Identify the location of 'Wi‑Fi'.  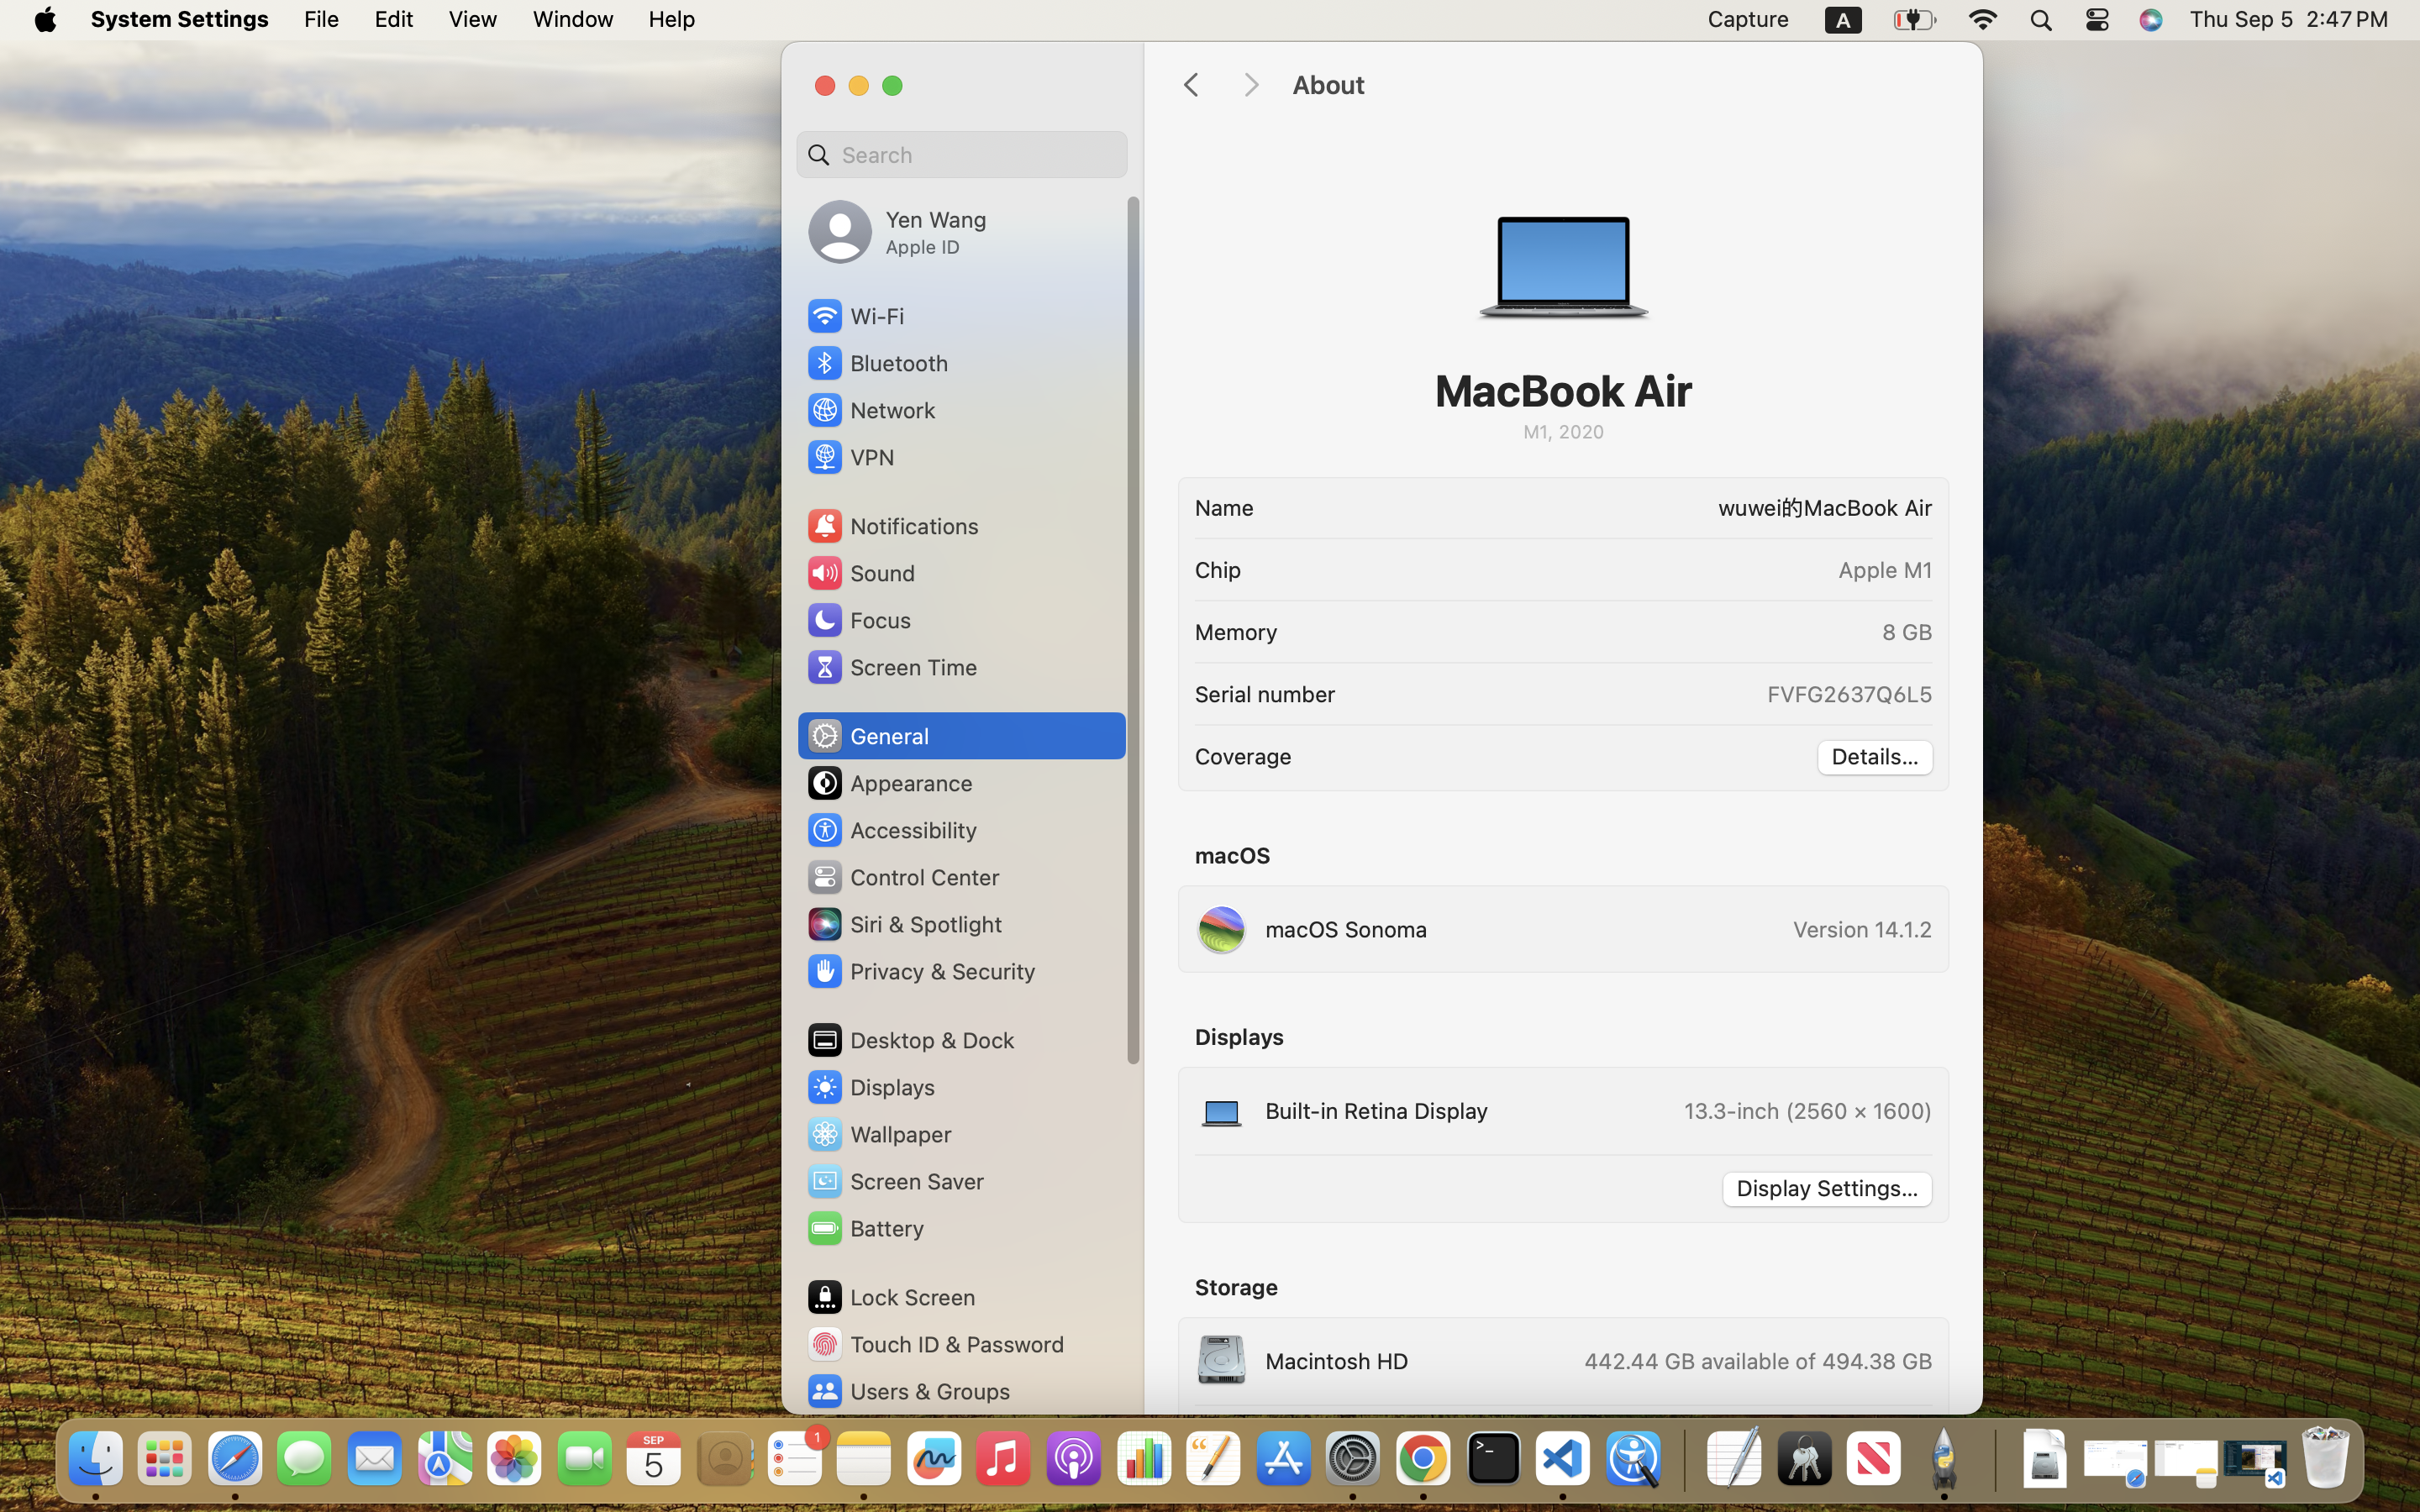
(854, 315).